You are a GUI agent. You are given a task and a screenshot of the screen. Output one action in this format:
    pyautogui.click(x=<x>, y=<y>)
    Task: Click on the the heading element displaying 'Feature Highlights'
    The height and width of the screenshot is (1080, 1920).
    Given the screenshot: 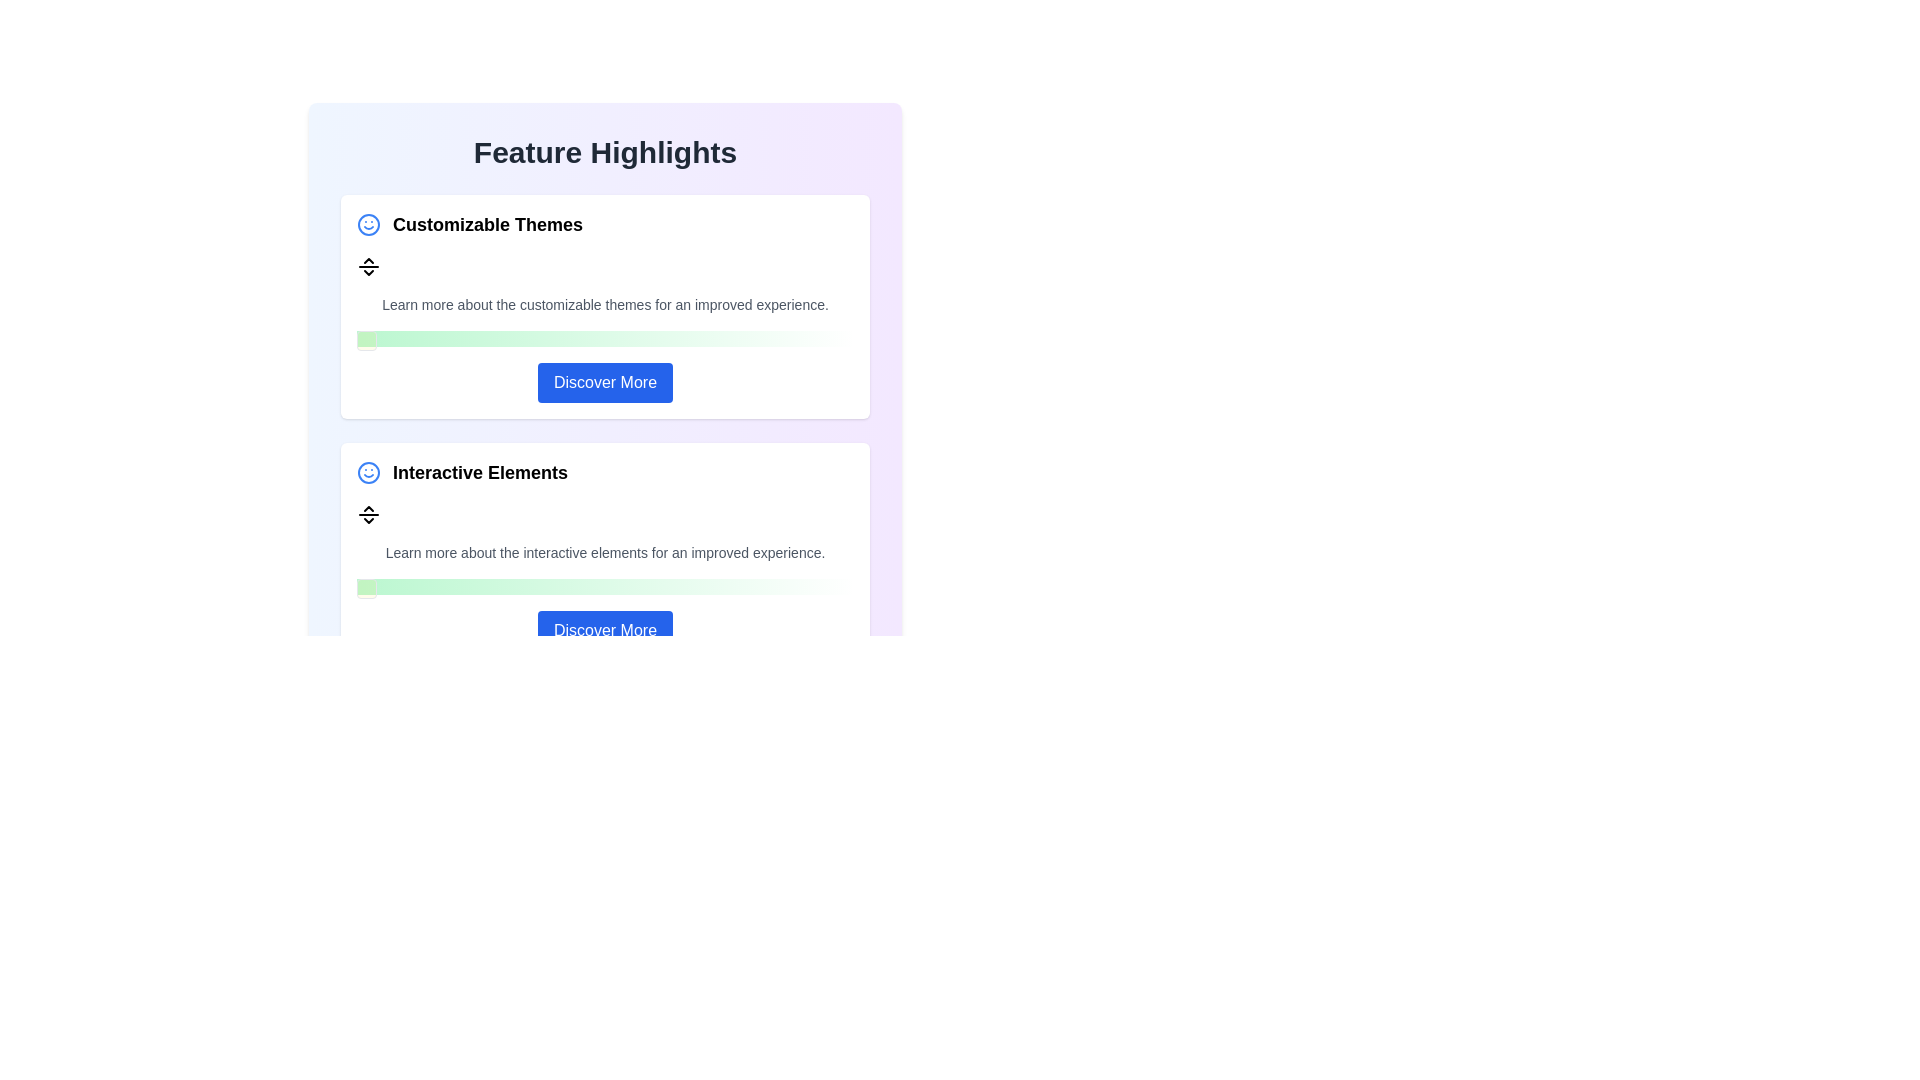 What is the action you would take?
    pyautogui.click(x=604, y=152)
    